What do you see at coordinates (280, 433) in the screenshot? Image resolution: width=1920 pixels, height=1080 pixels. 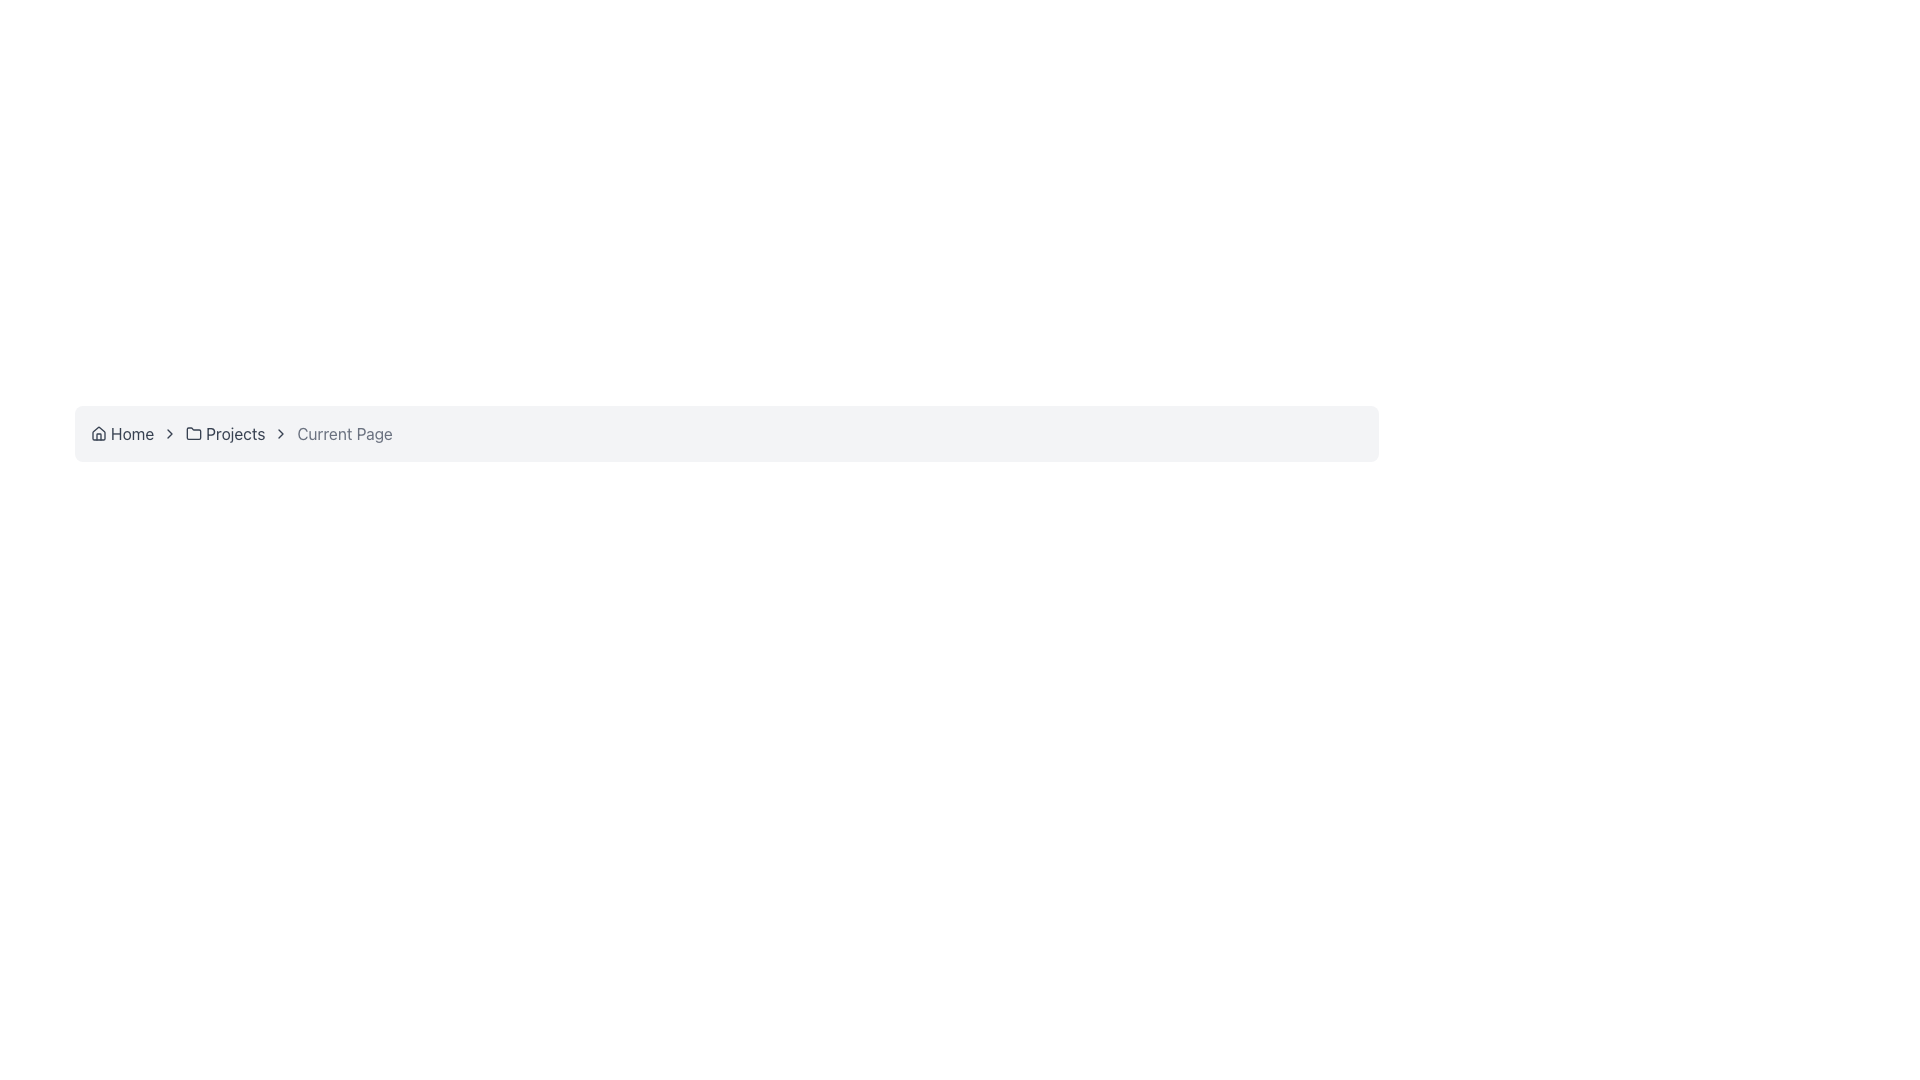 I see `the third chevron icon in the breadcrumb navigation, which visually indicates the separation between 'Projects' and 'Current Page'` at bounding box center [280, 433].